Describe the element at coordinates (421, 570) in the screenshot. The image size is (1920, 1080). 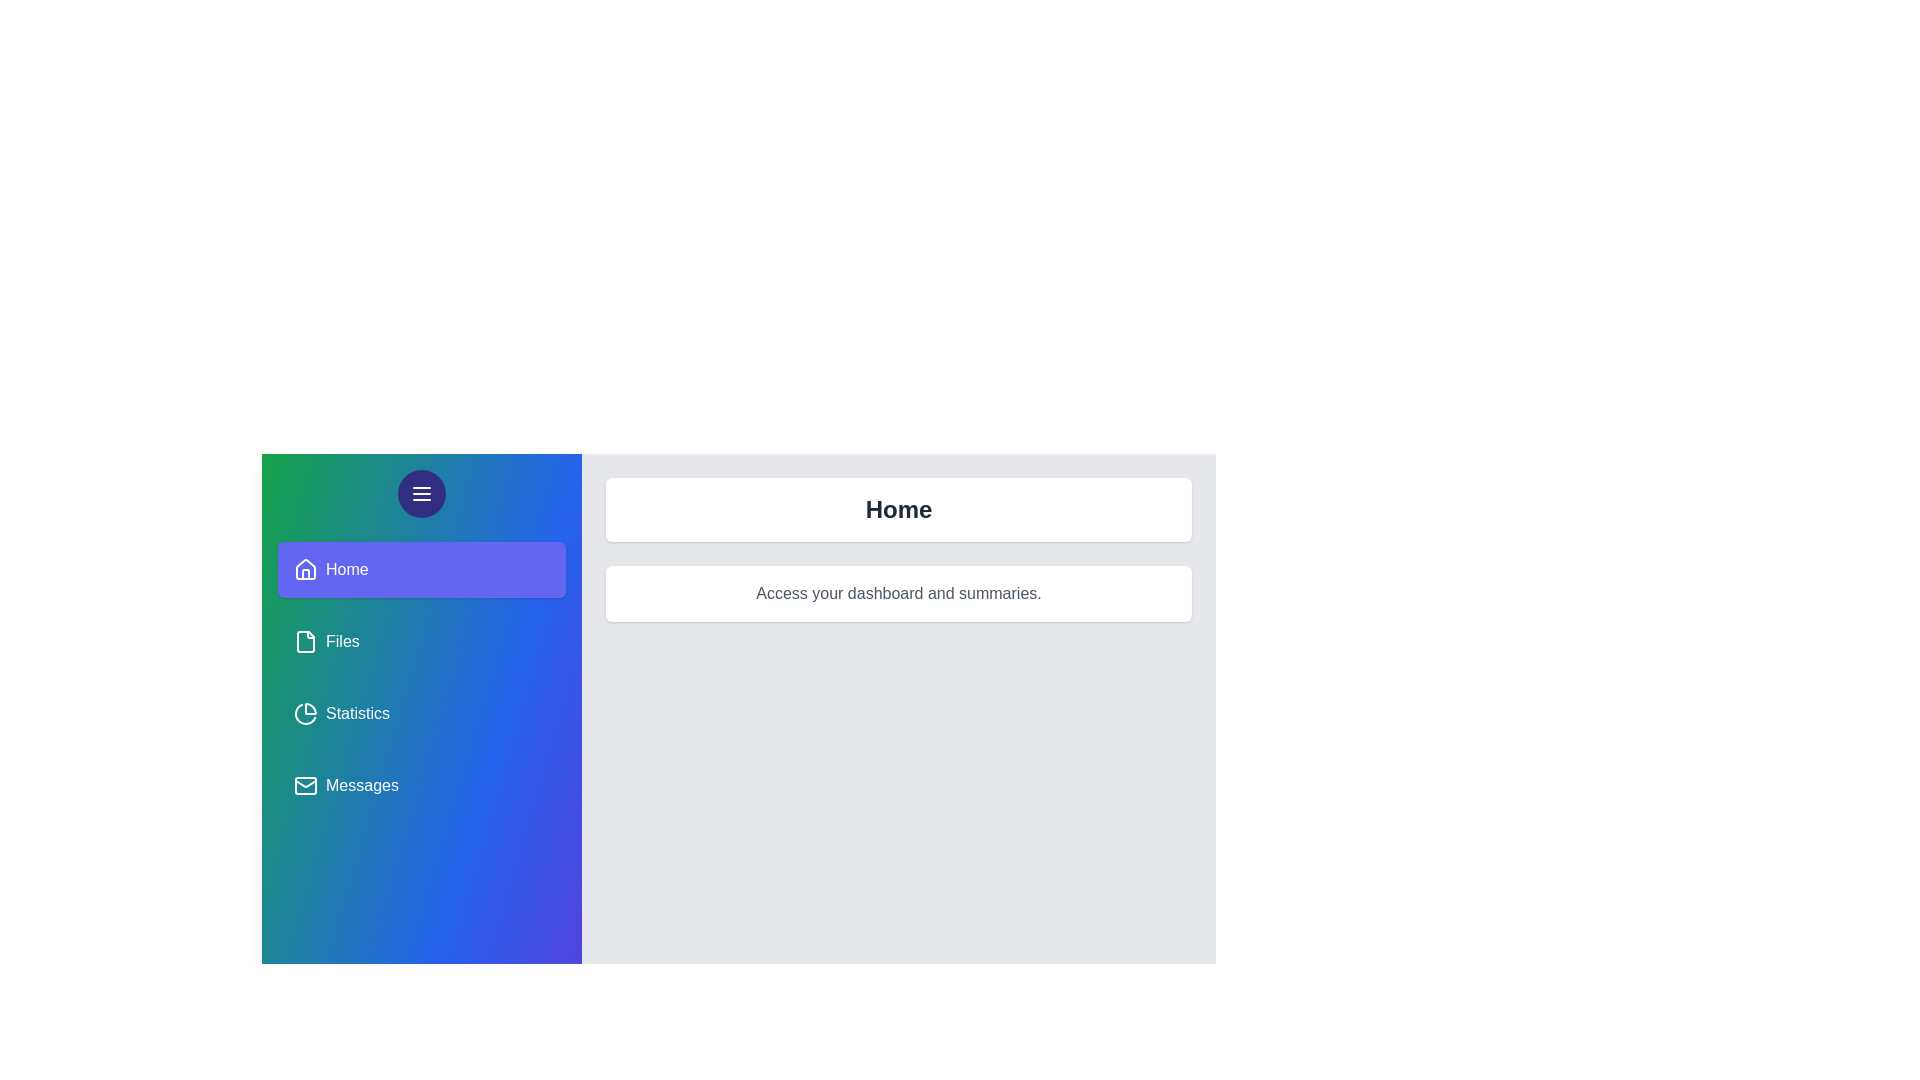
I see `the panel named Home from the sidebar` at that location.